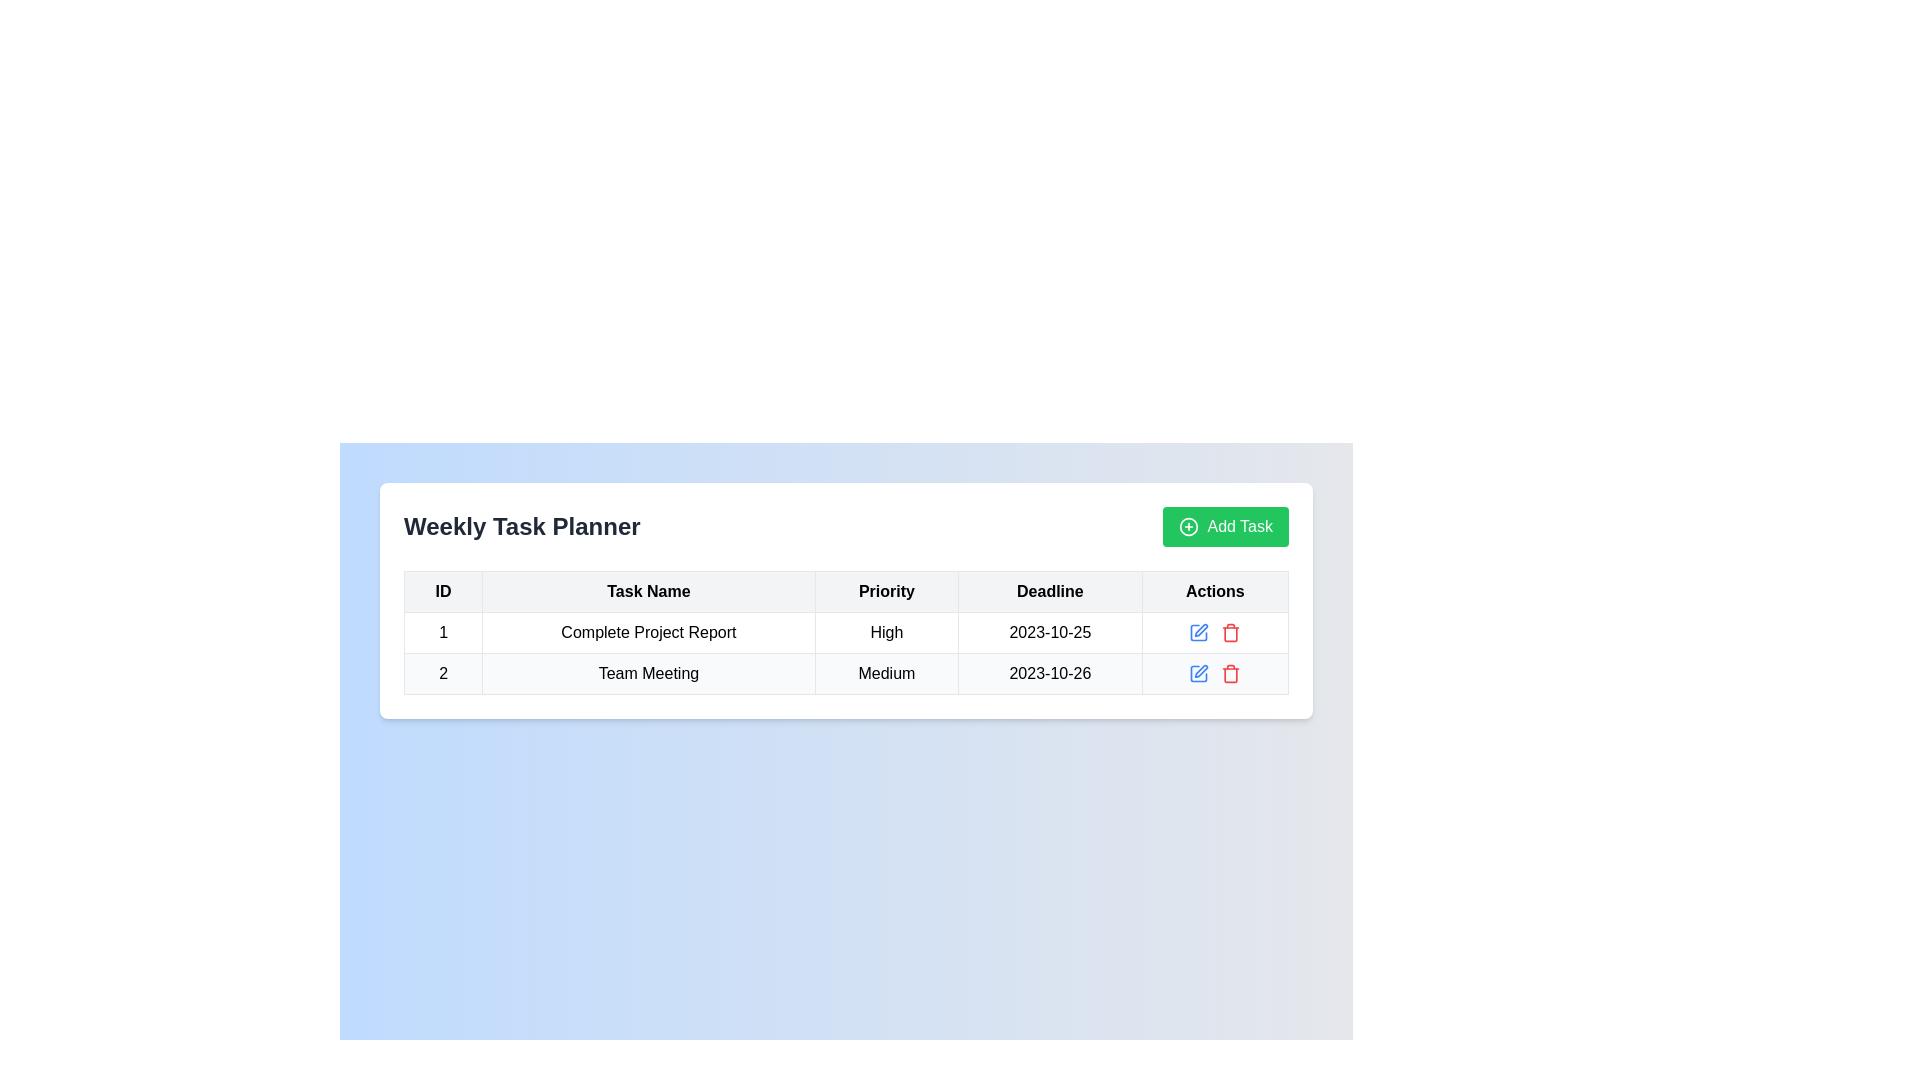  What do you see at coordinates (648, 674) in the screenshot?
I see `text displayed in the second row entry under the 'Task Name' column in the 'Weekly Task Planner' table, which is positioned between the 'ID' and 'Priority' columns` at bounding box center [648, 674].